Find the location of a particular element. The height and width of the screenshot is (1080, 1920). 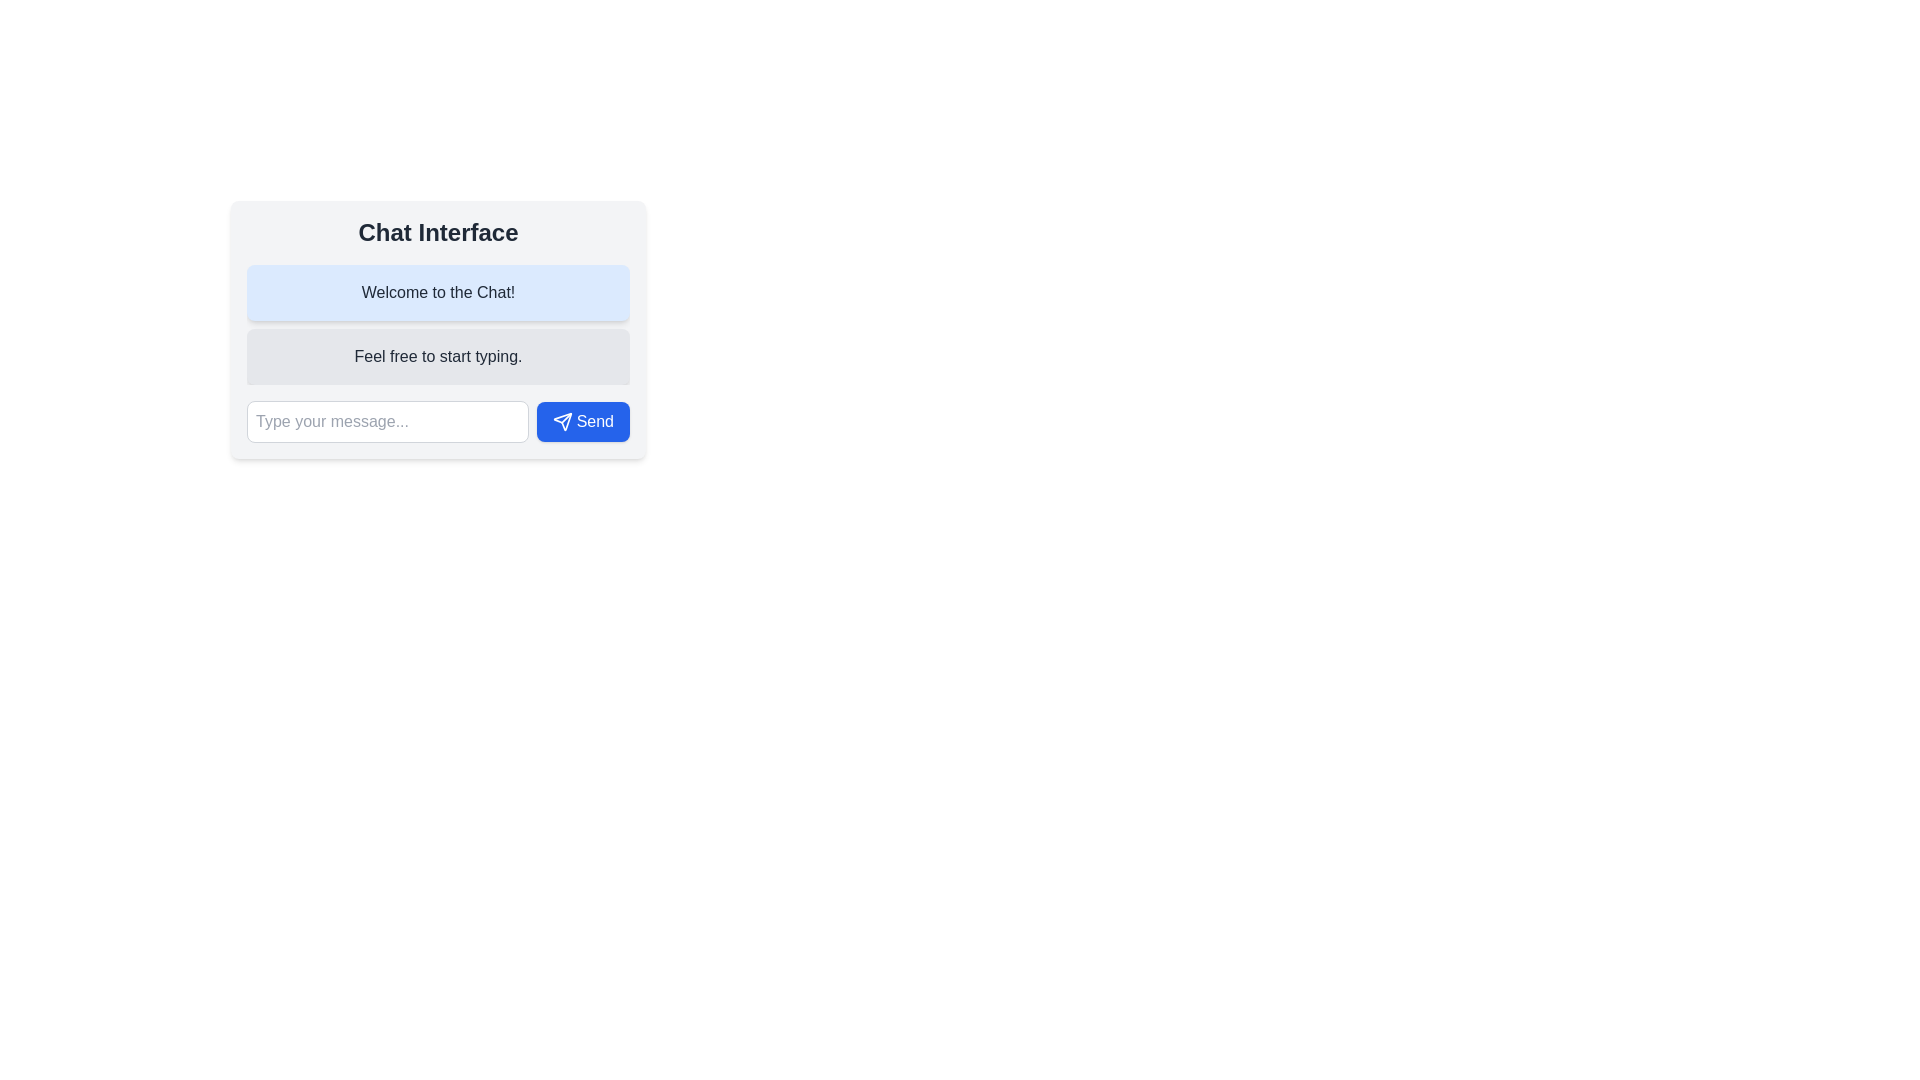

the triangular paper airplane icon with a white outline on a blue background is located at coordinates (561, 420).